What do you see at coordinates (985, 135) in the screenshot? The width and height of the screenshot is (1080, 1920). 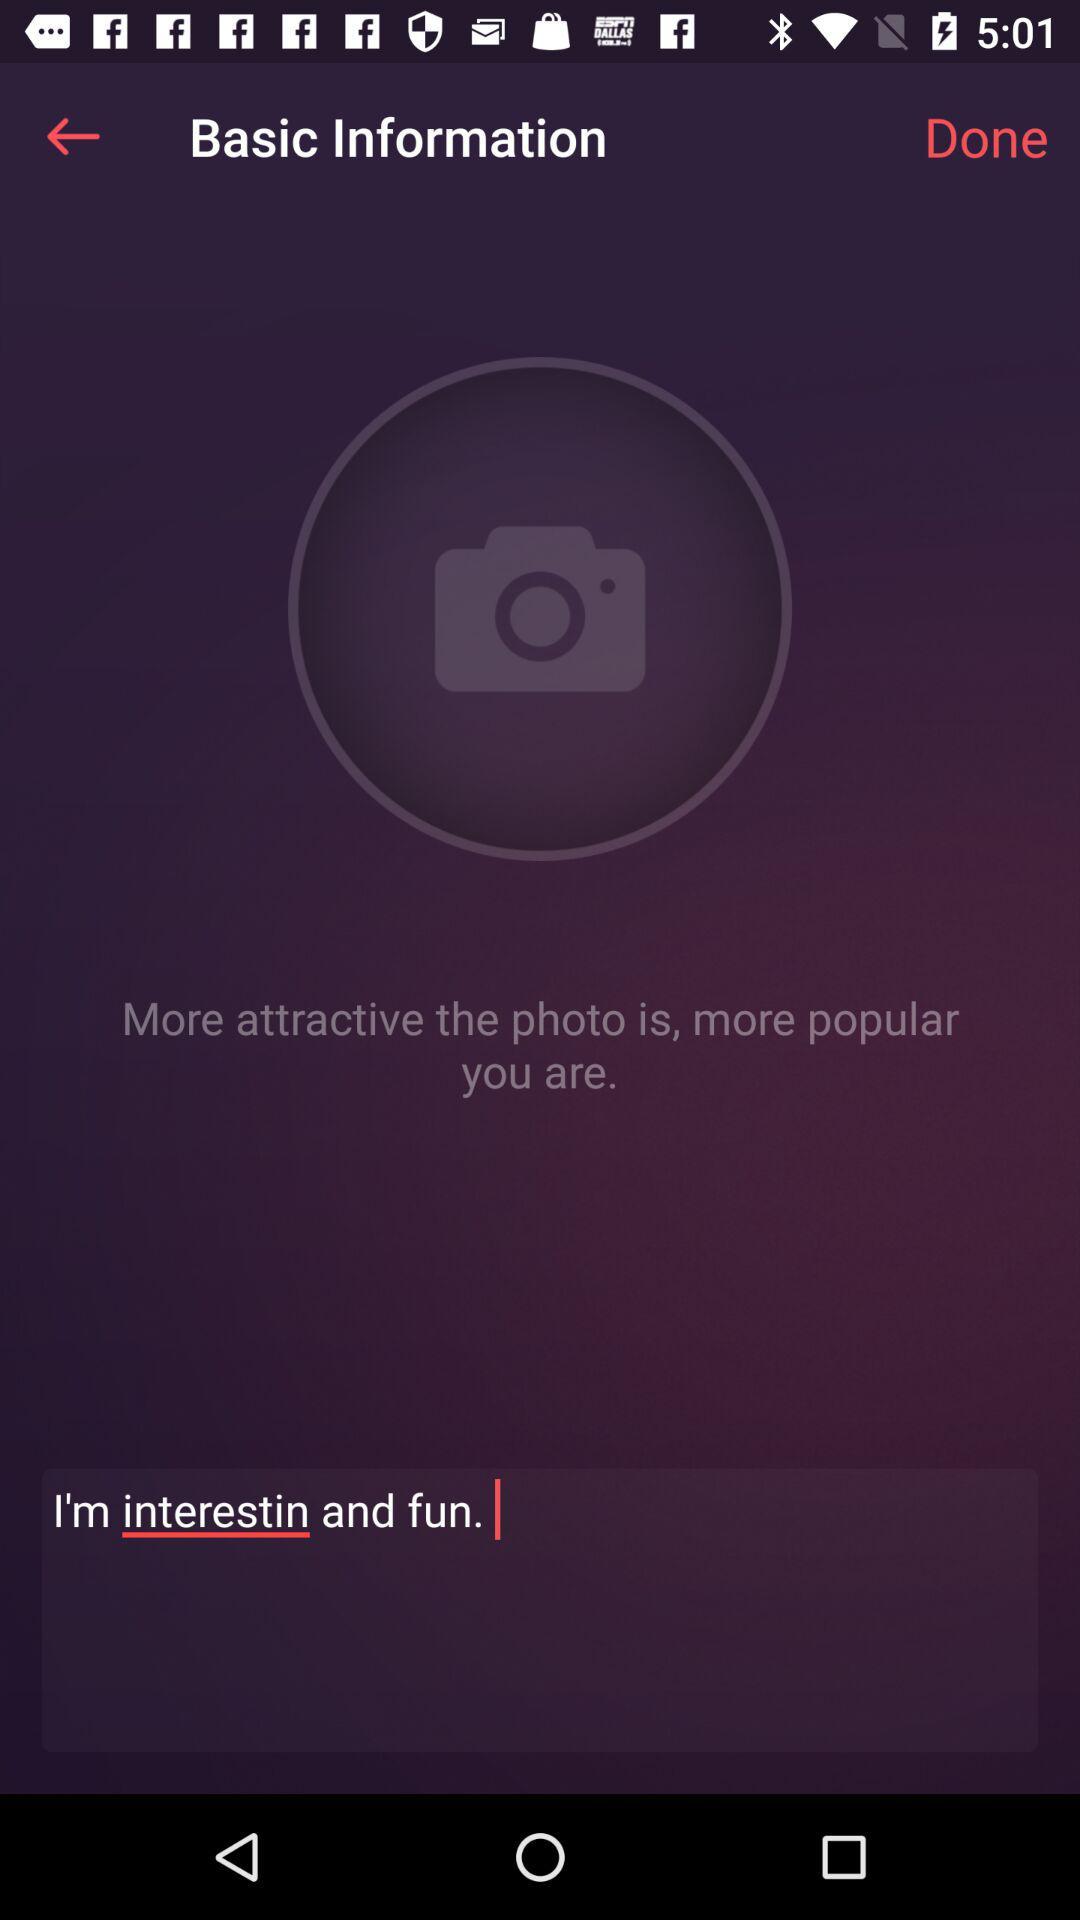 I see `item at the top right corner` at bounding box center [985, 135].